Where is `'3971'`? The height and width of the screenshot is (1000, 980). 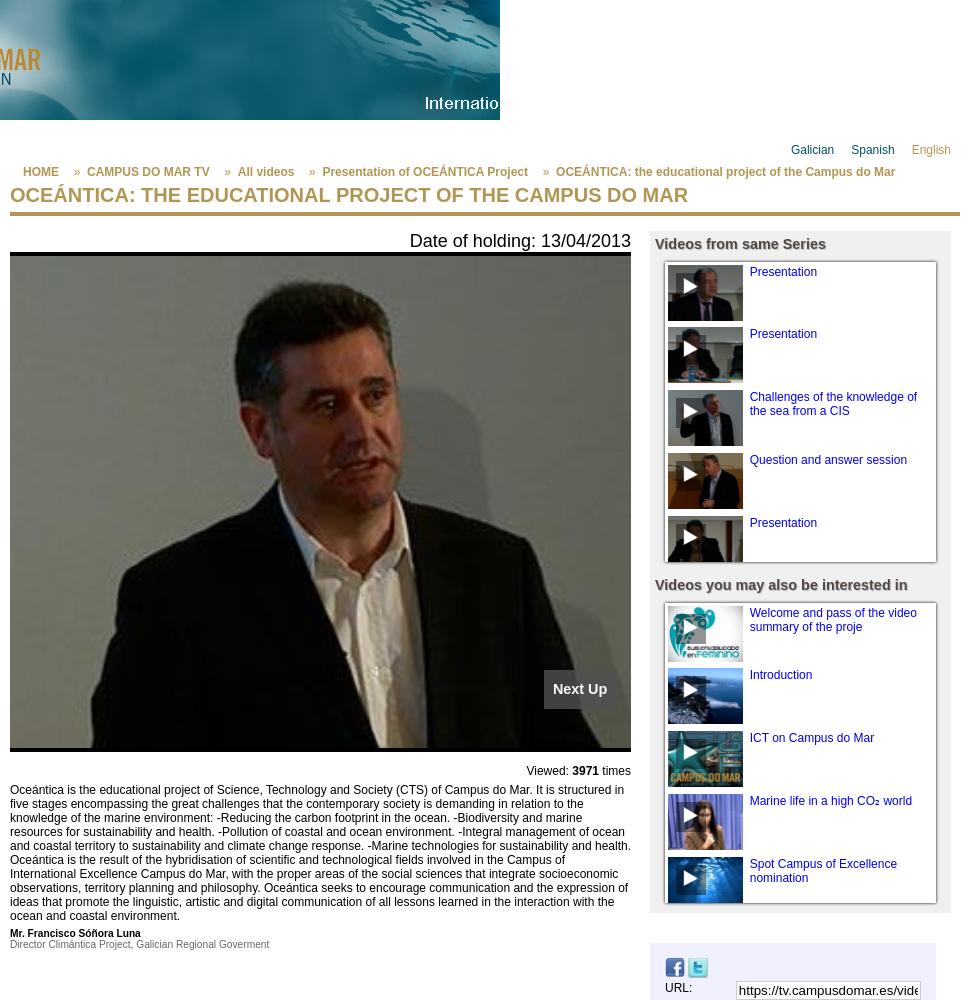
'3971' is located at coordinates (584, 771).